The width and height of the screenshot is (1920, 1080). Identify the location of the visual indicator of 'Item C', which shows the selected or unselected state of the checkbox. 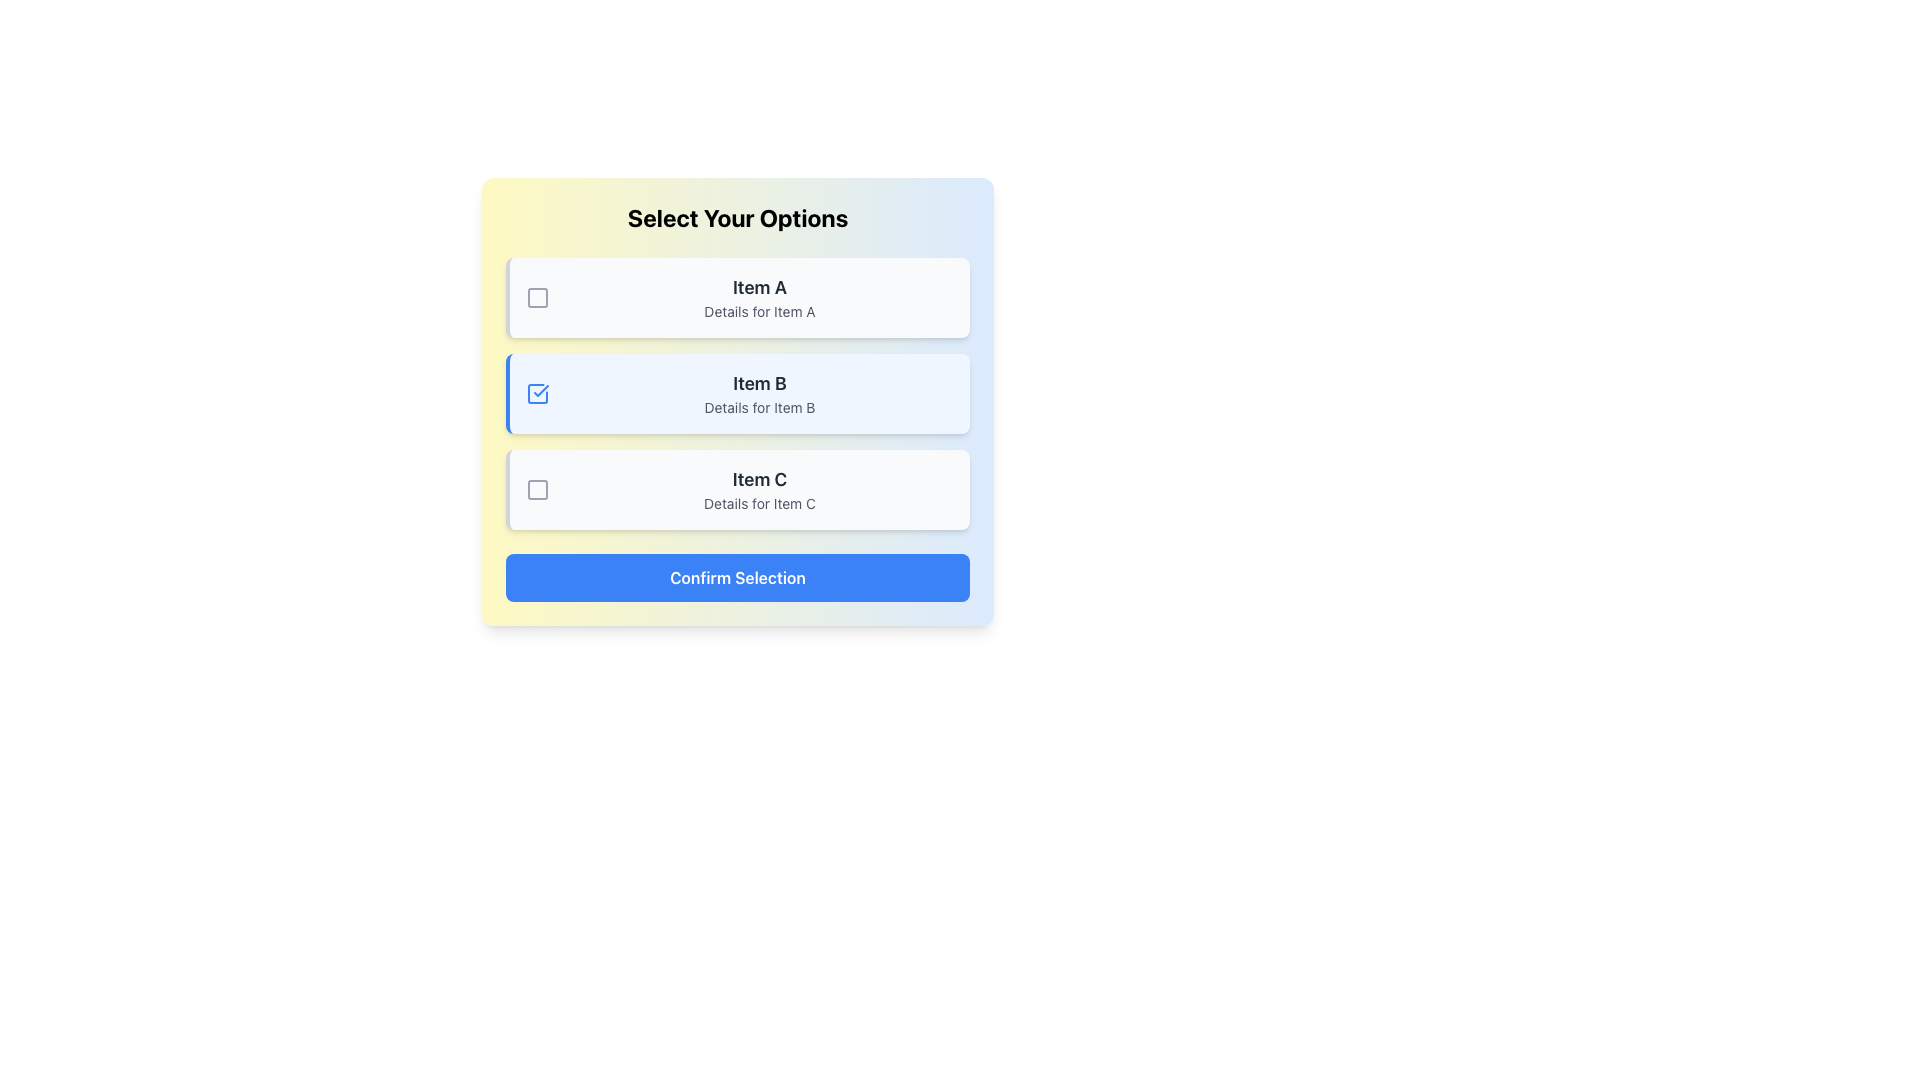
(537, 489).